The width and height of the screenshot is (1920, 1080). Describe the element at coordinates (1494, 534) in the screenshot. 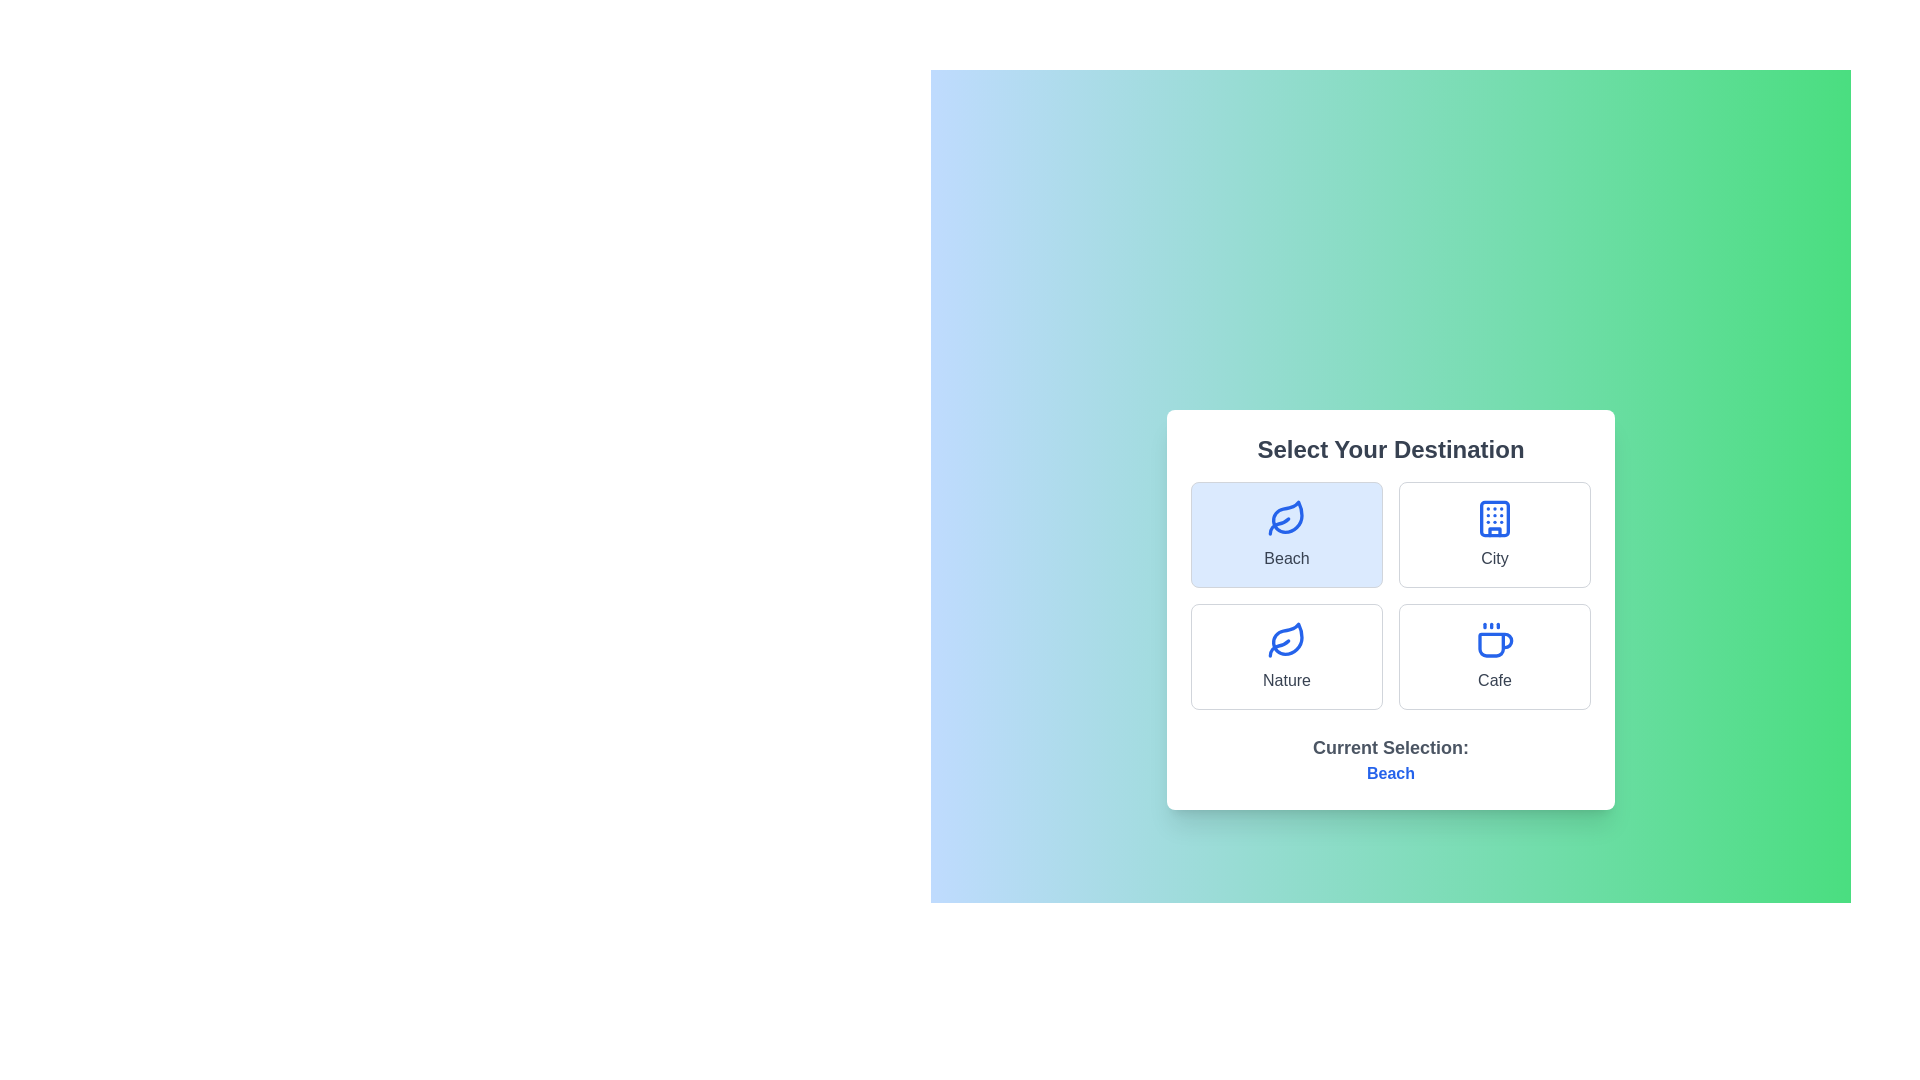

I see `the City option to observe the visual feedback` at that location.